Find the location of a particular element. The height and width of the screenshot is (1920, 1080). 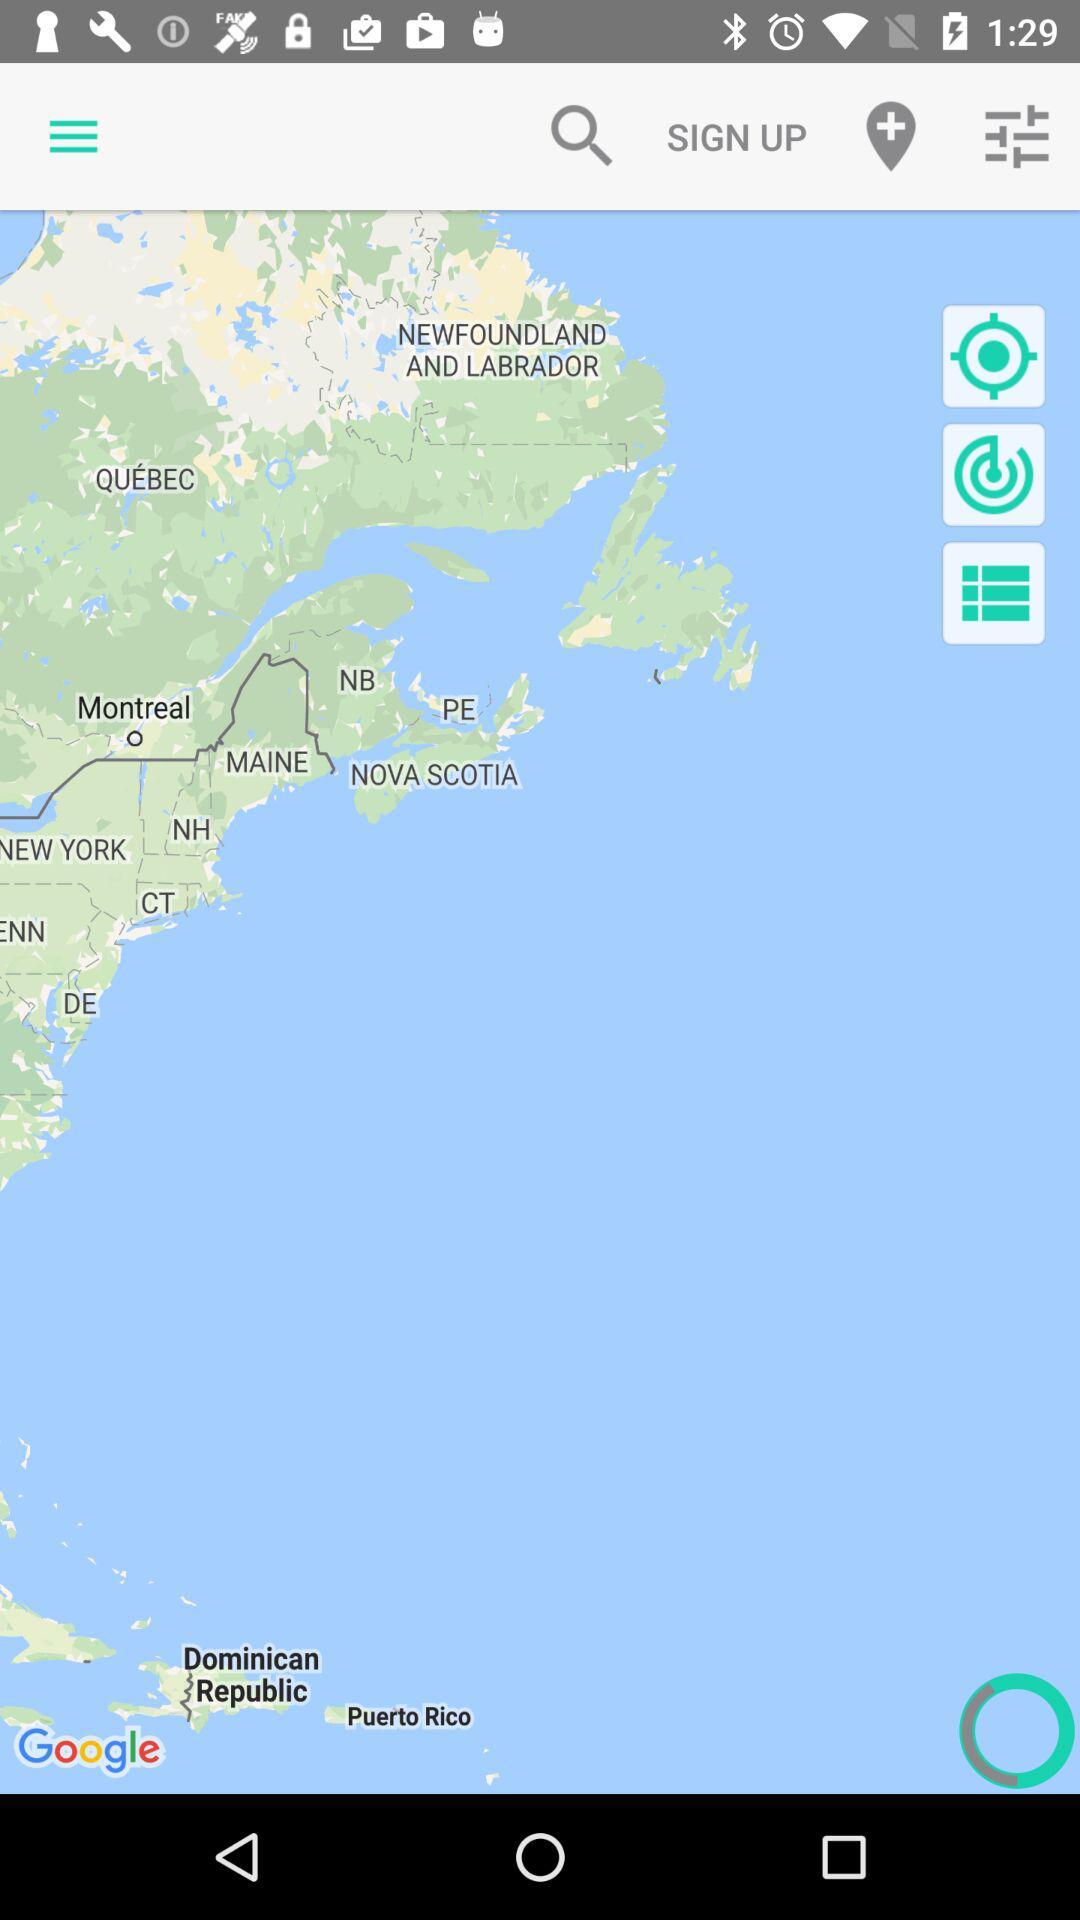

sign up is located at coordinates (736, 135).